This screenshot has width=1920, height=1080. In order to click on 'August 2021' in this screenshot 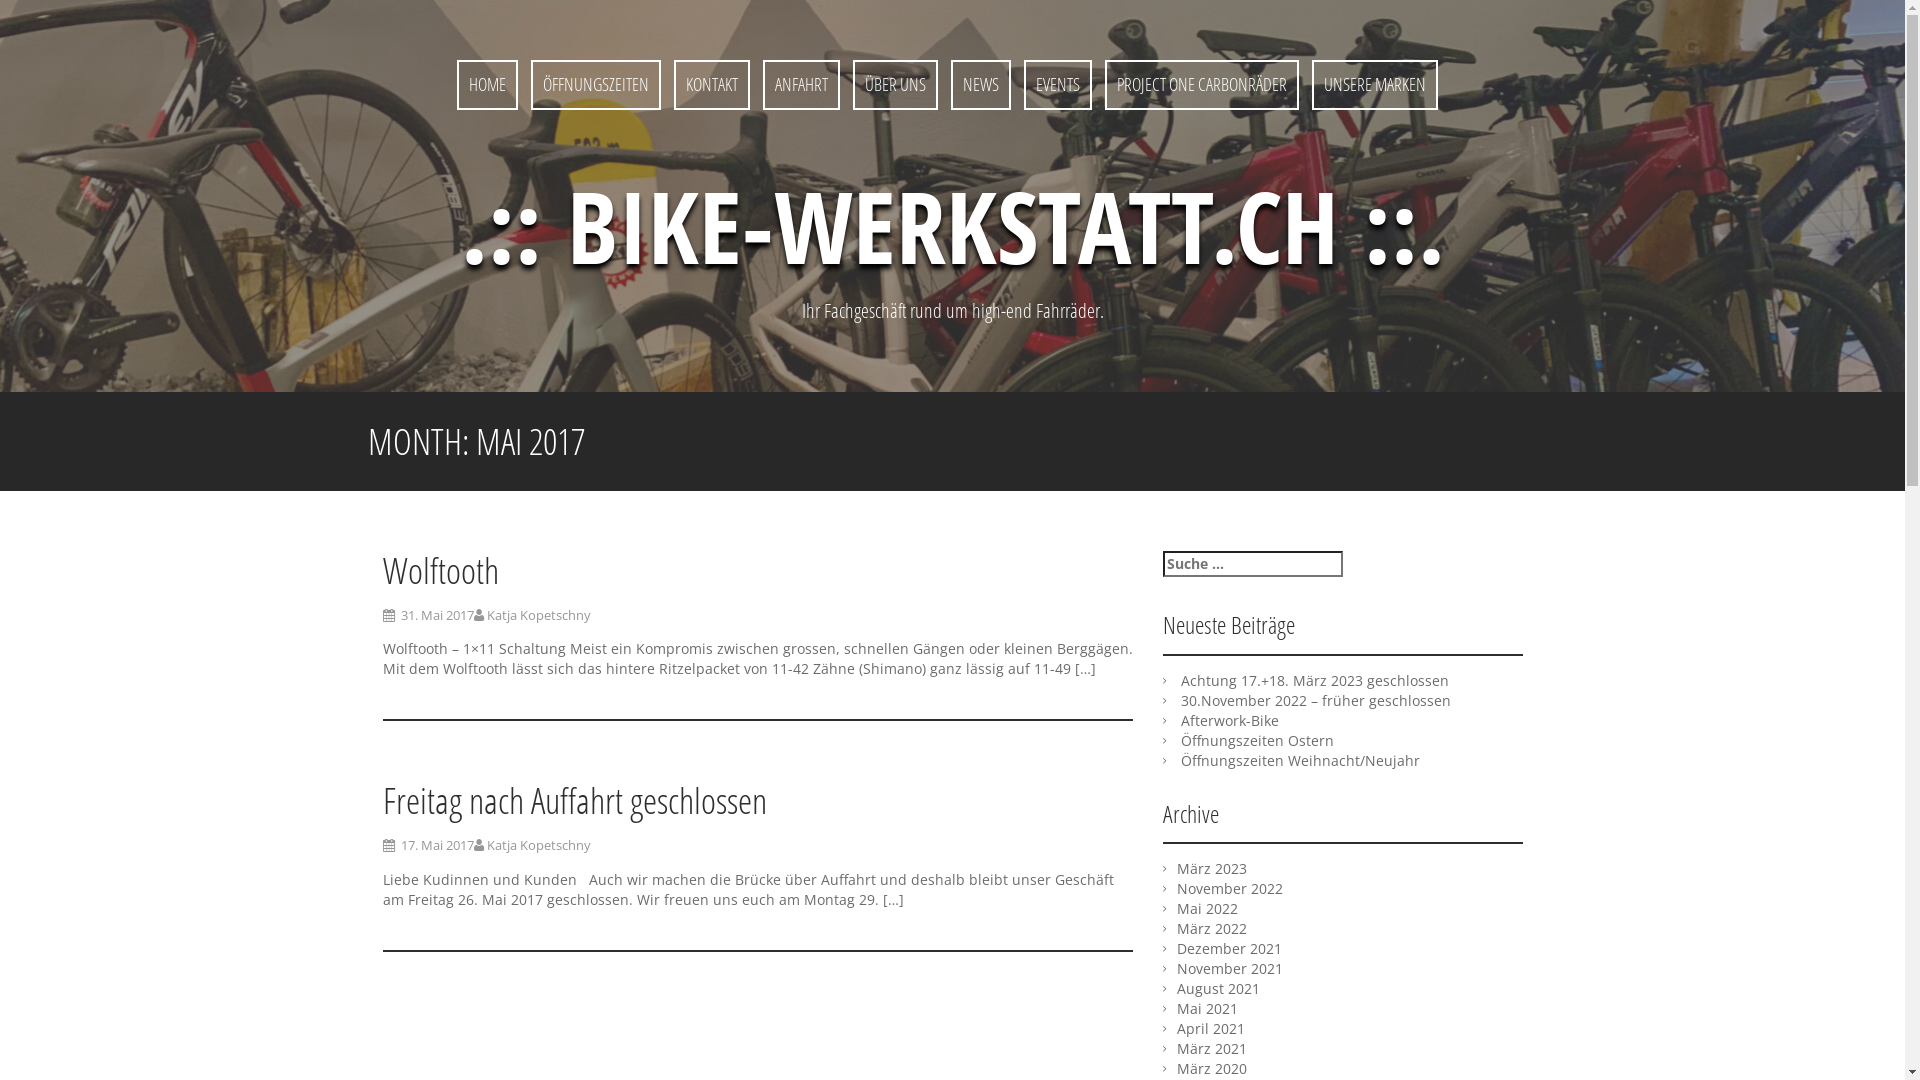, I will do `click(1216, 987)`.